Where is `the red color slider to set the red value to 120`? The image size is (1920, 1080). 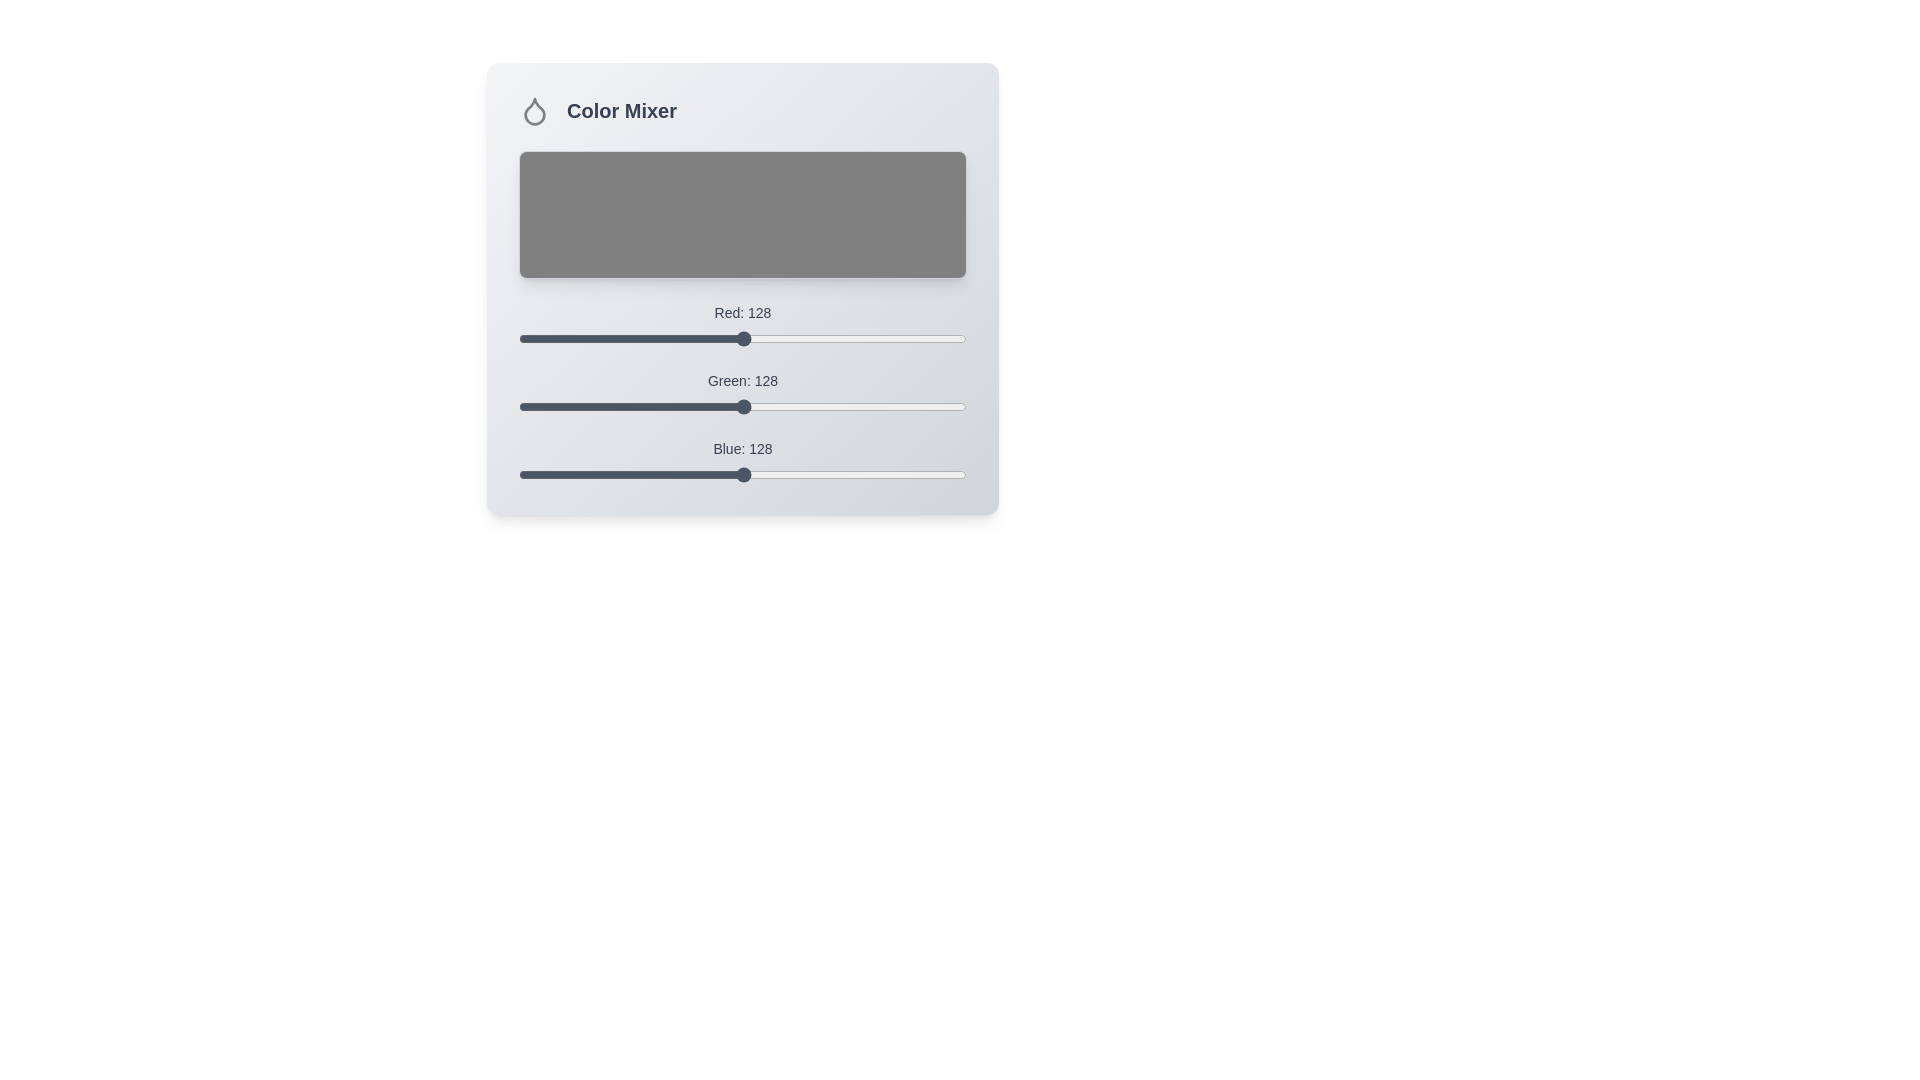
the red color slider to set the red value to 120 is located at coordinates (728, 338).